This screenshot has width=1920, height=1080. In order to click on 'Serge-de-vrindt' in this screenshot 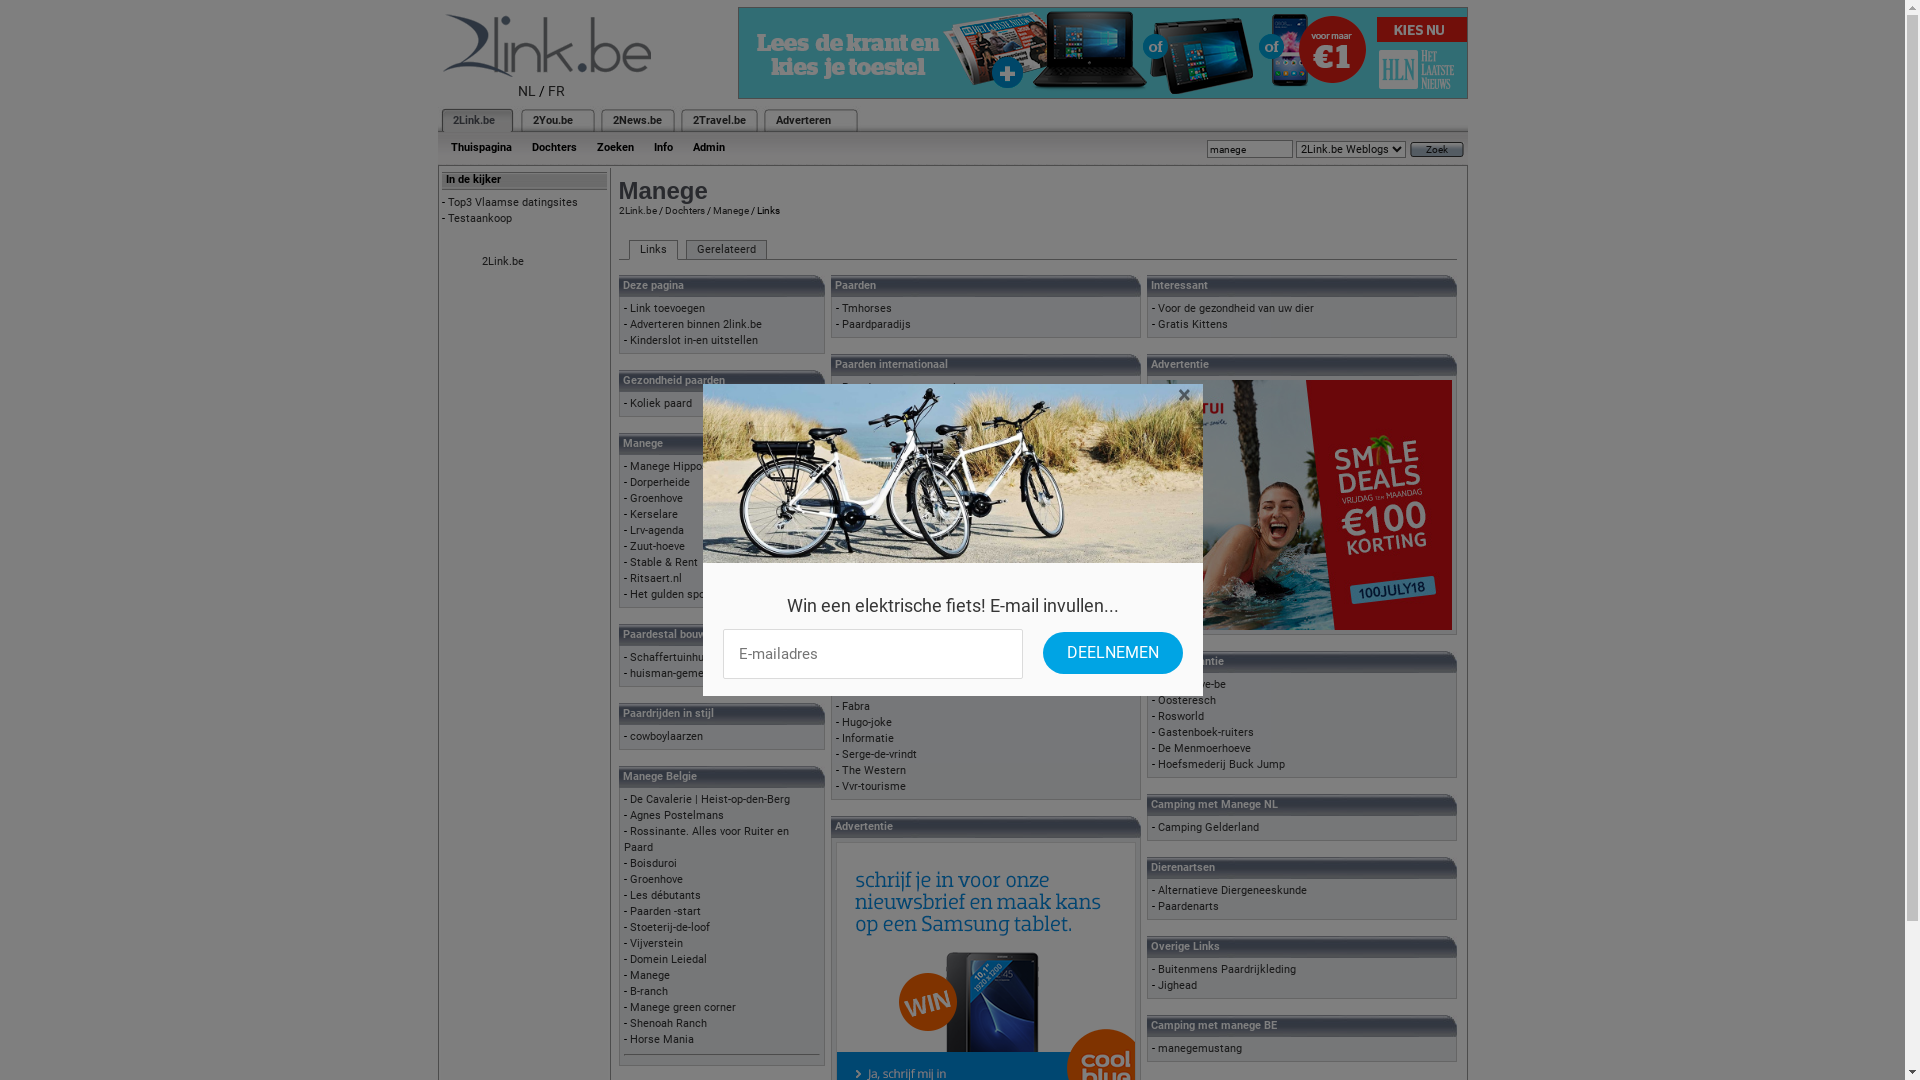, I will do `click(841, 754)`.